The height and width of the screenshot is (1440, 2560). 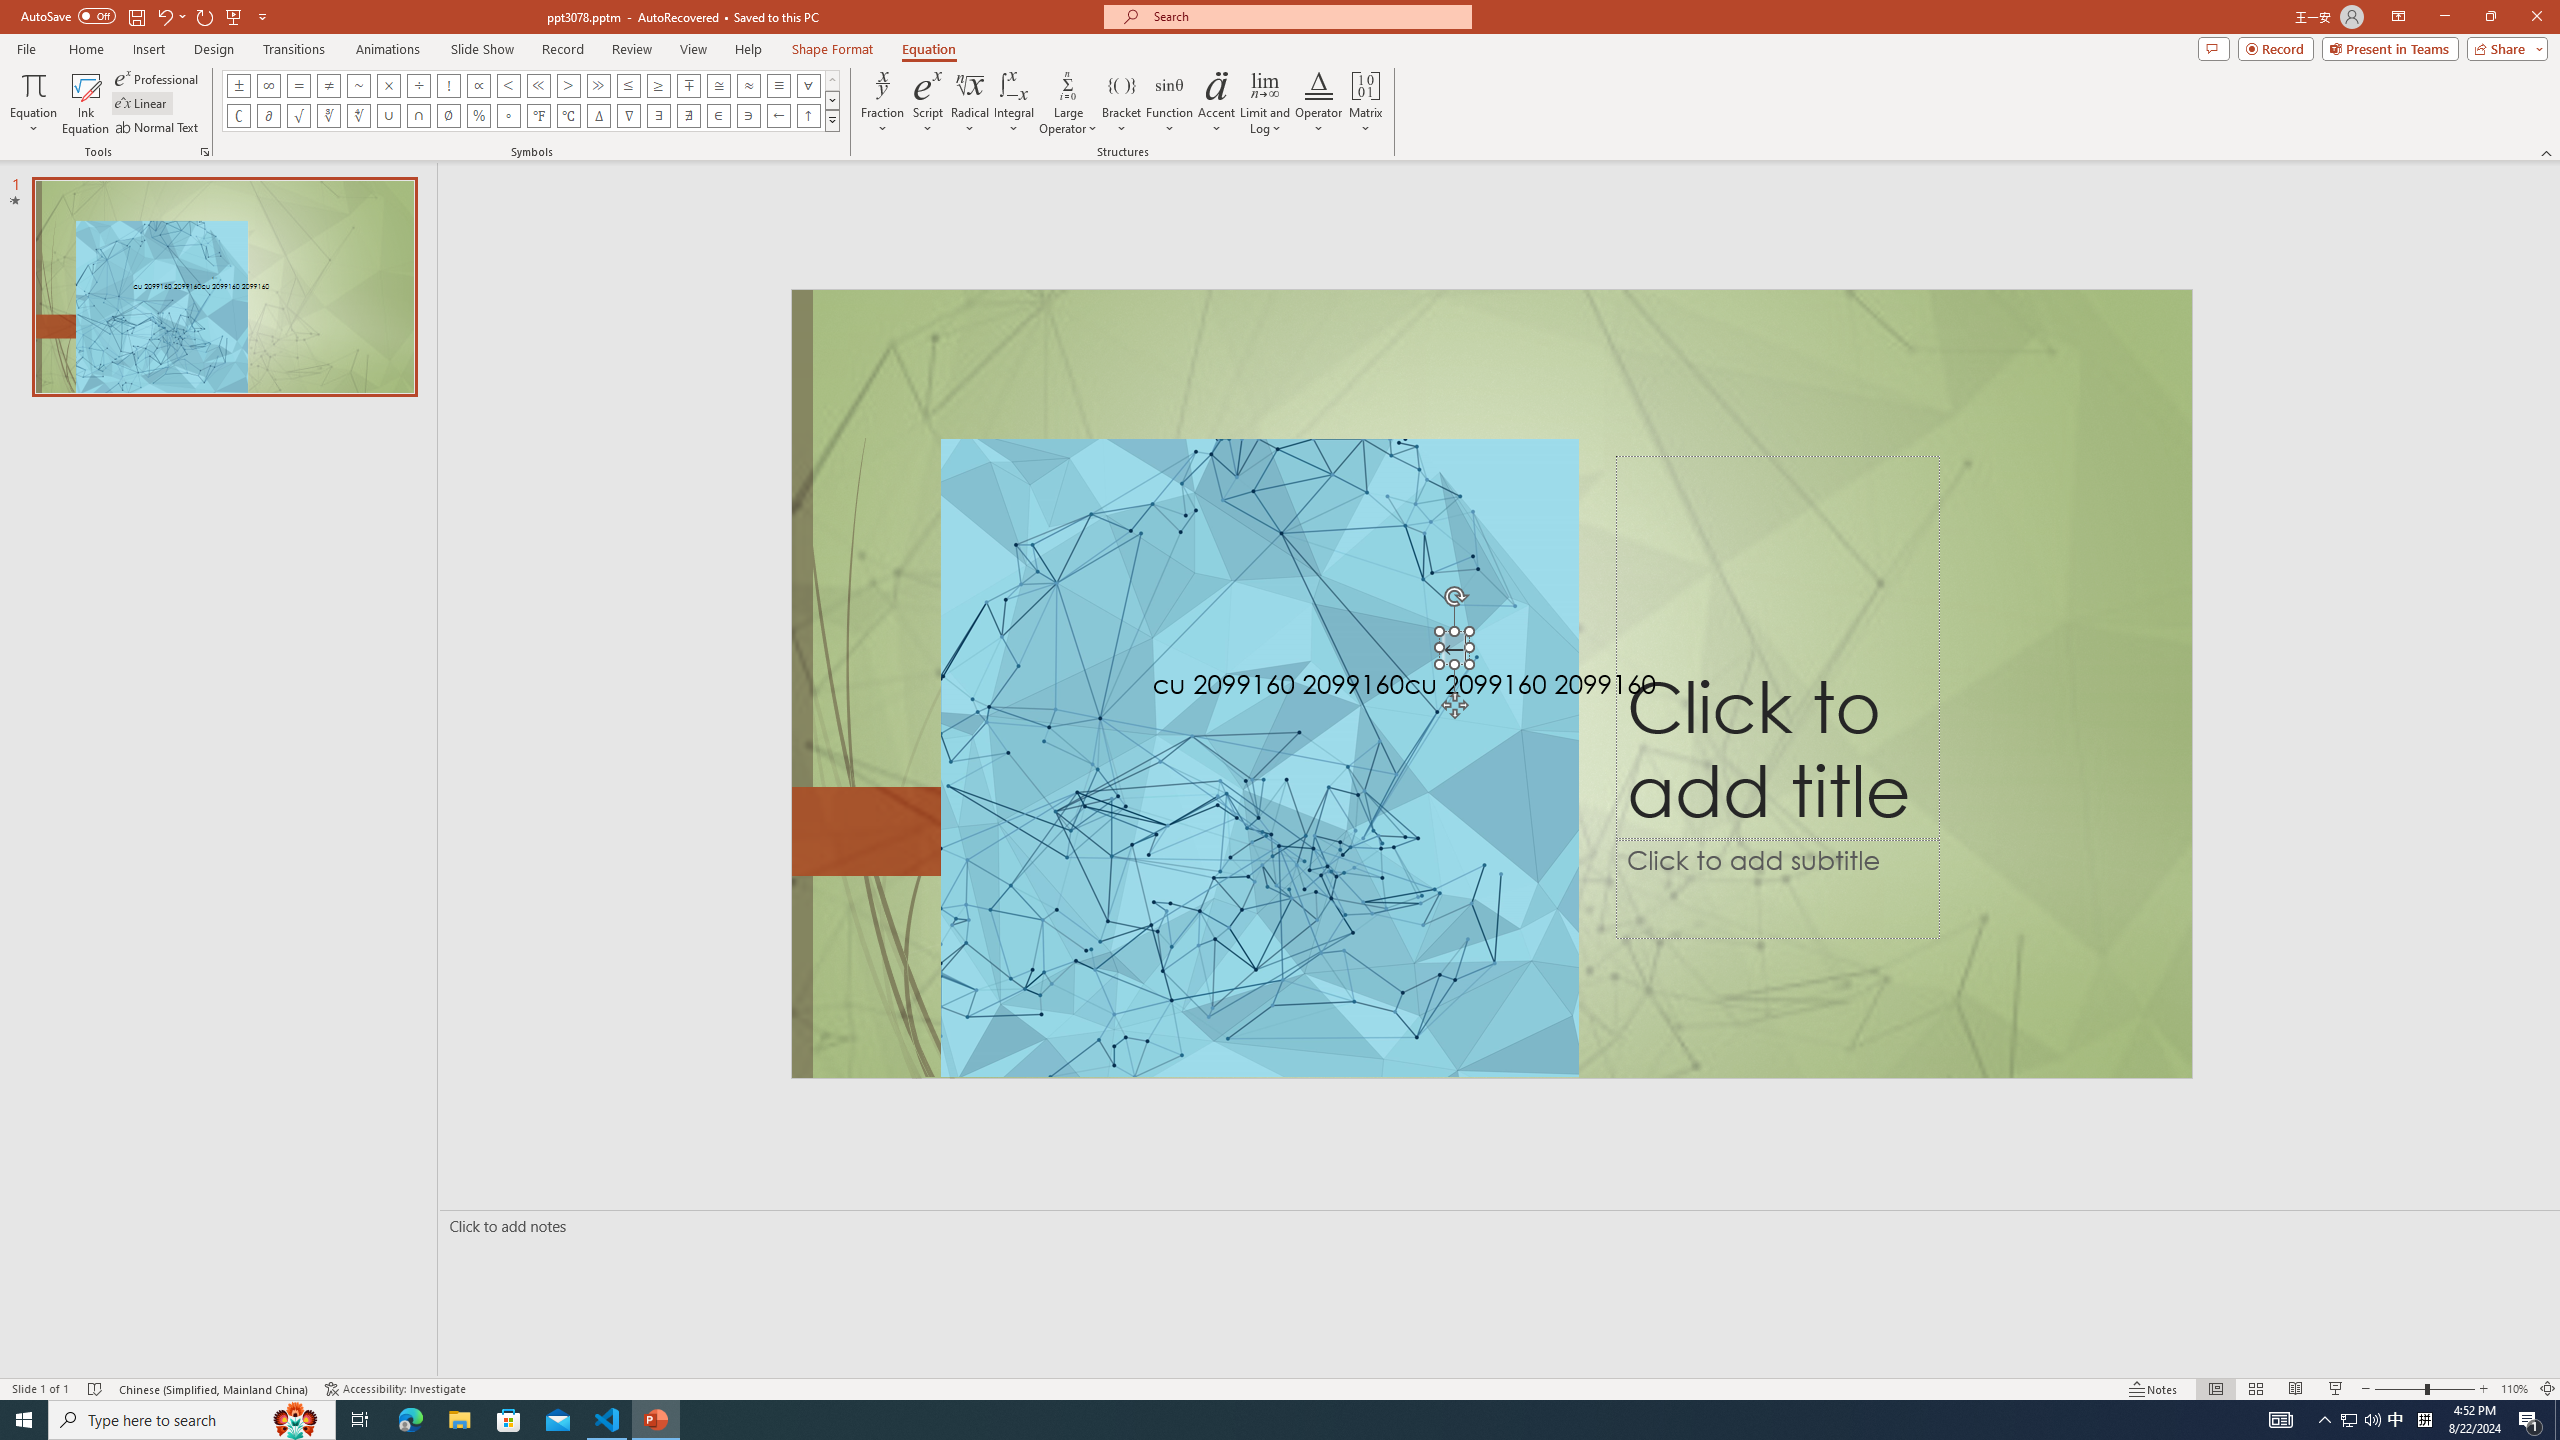 I want to click on 'Normal Text', so click(x=158, y=127).